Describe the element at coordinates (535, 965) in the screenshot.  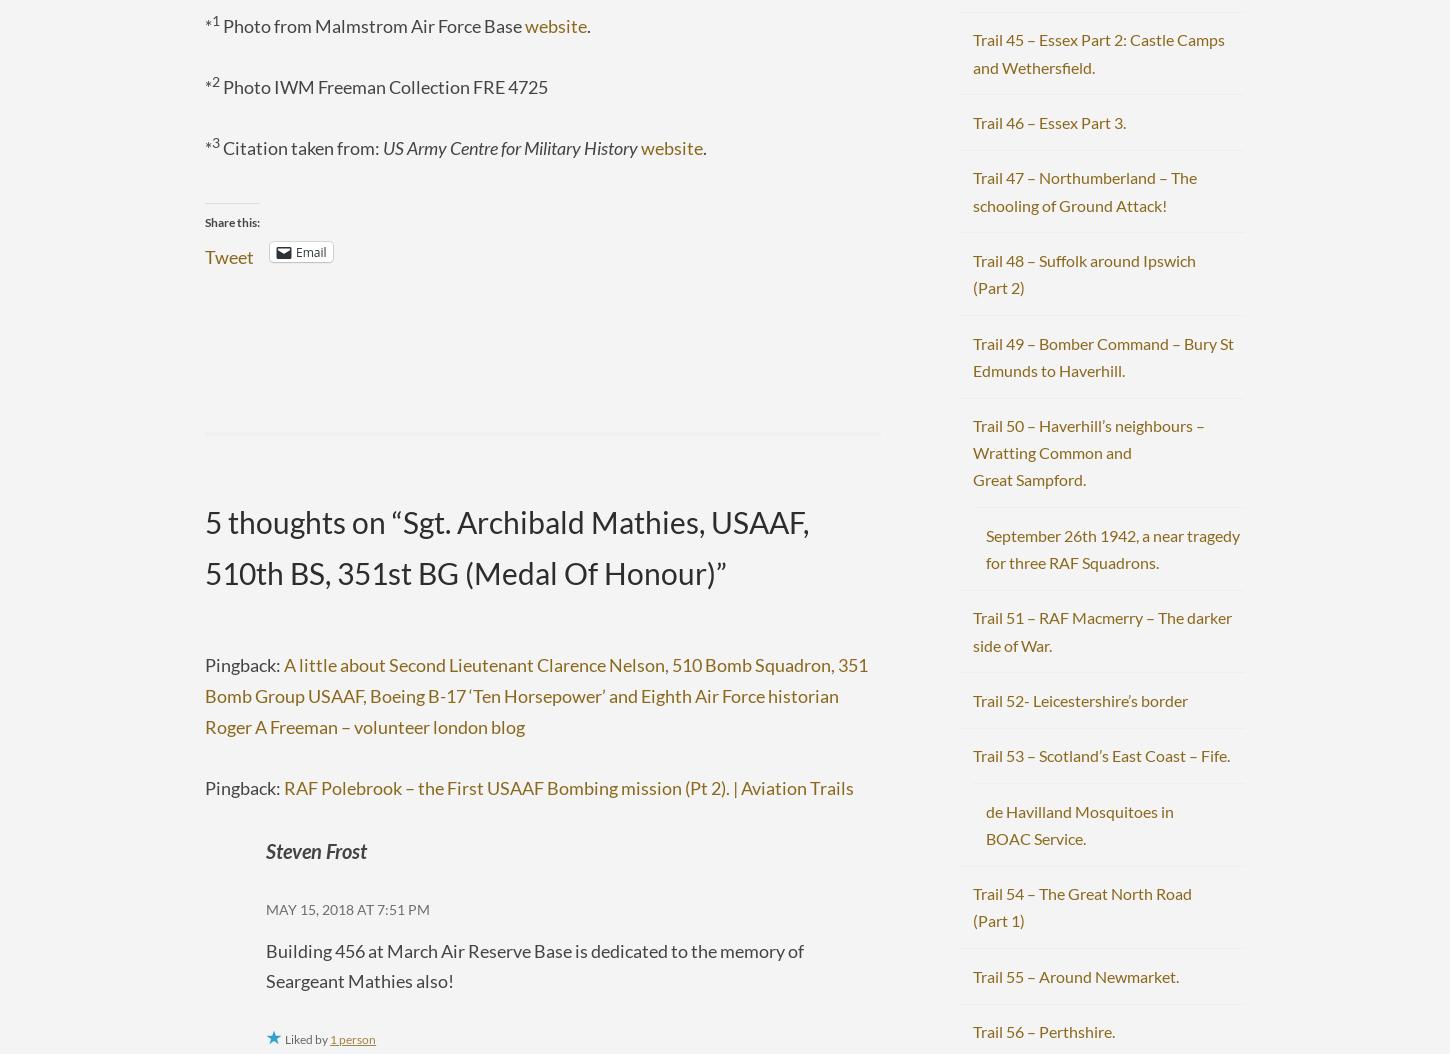
I see `'Building 456 at March Air Reserve Base is dedicated to the memory of Seargeant Mathies also!'` at that location.